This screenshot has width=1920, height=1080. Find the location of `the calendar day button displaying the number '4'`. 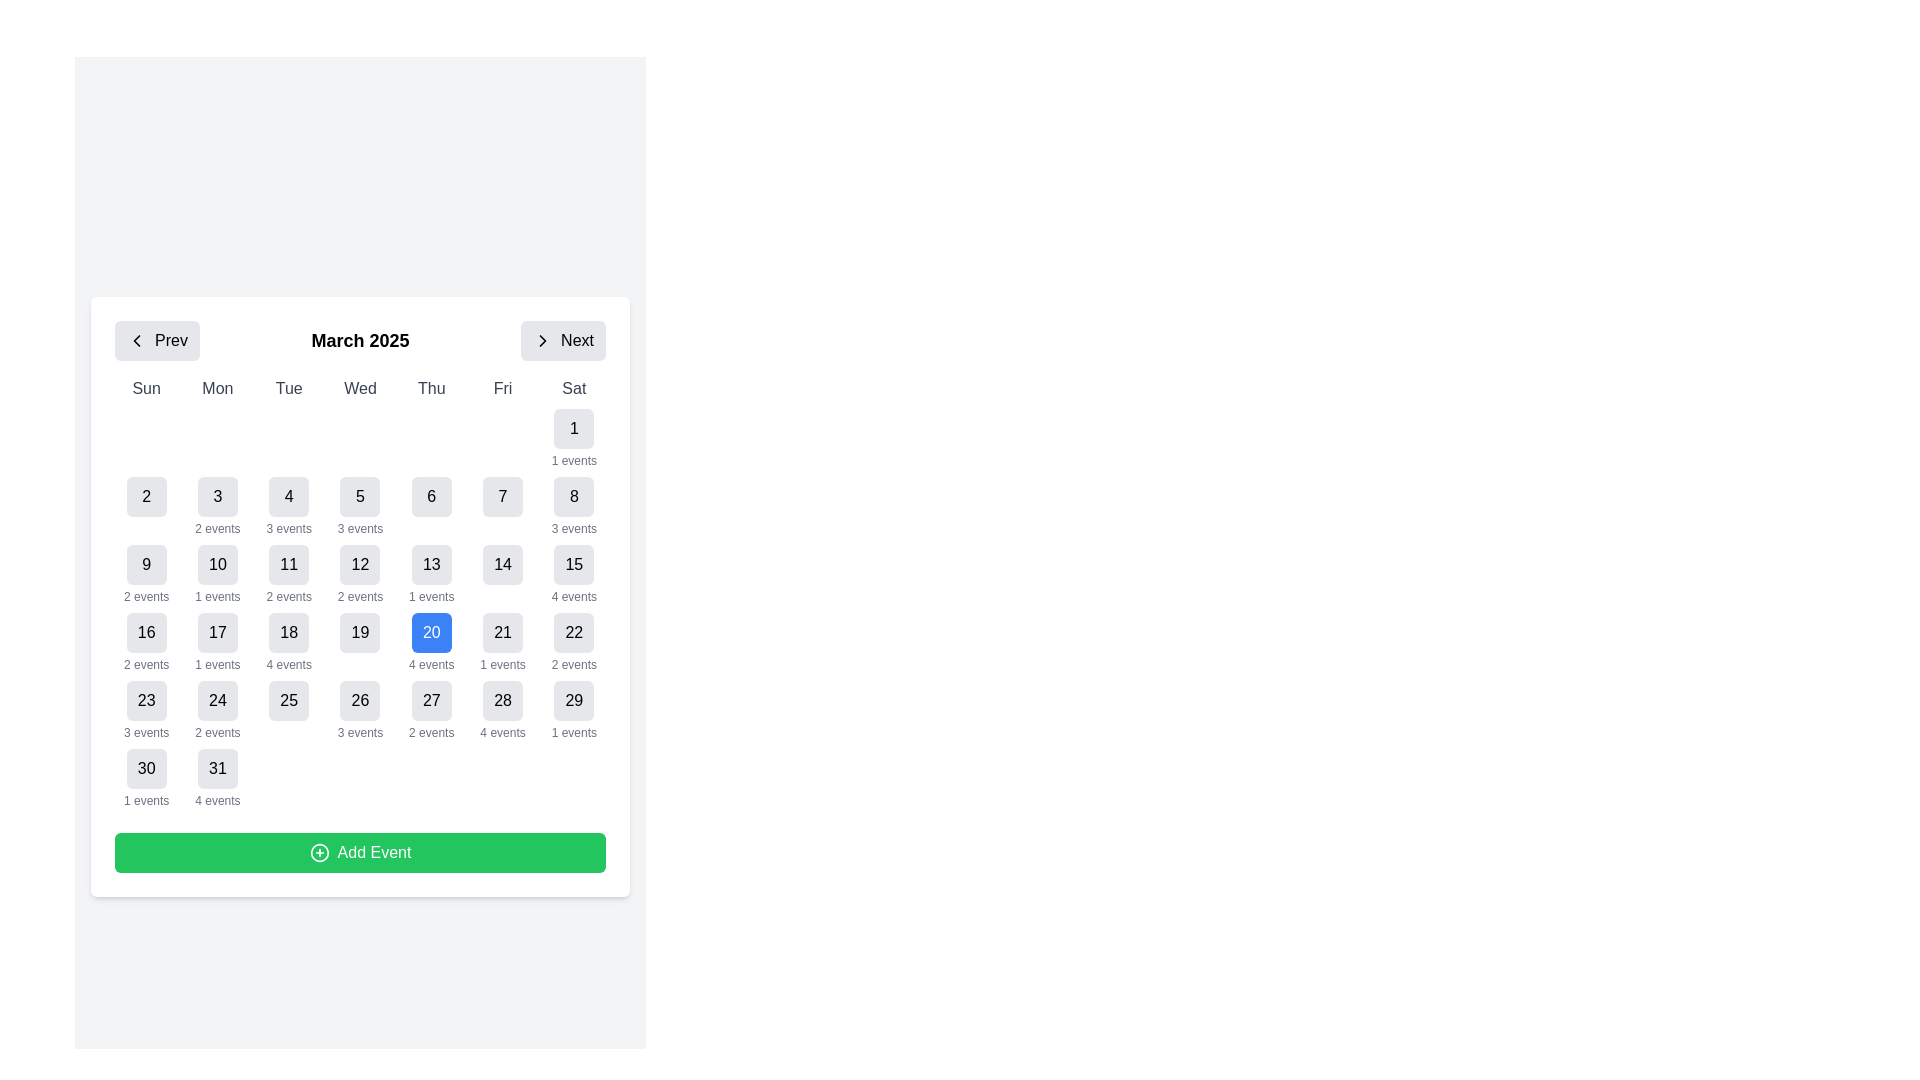

the calendar day button displaying the number '4' is located at coordinates (288, 496).